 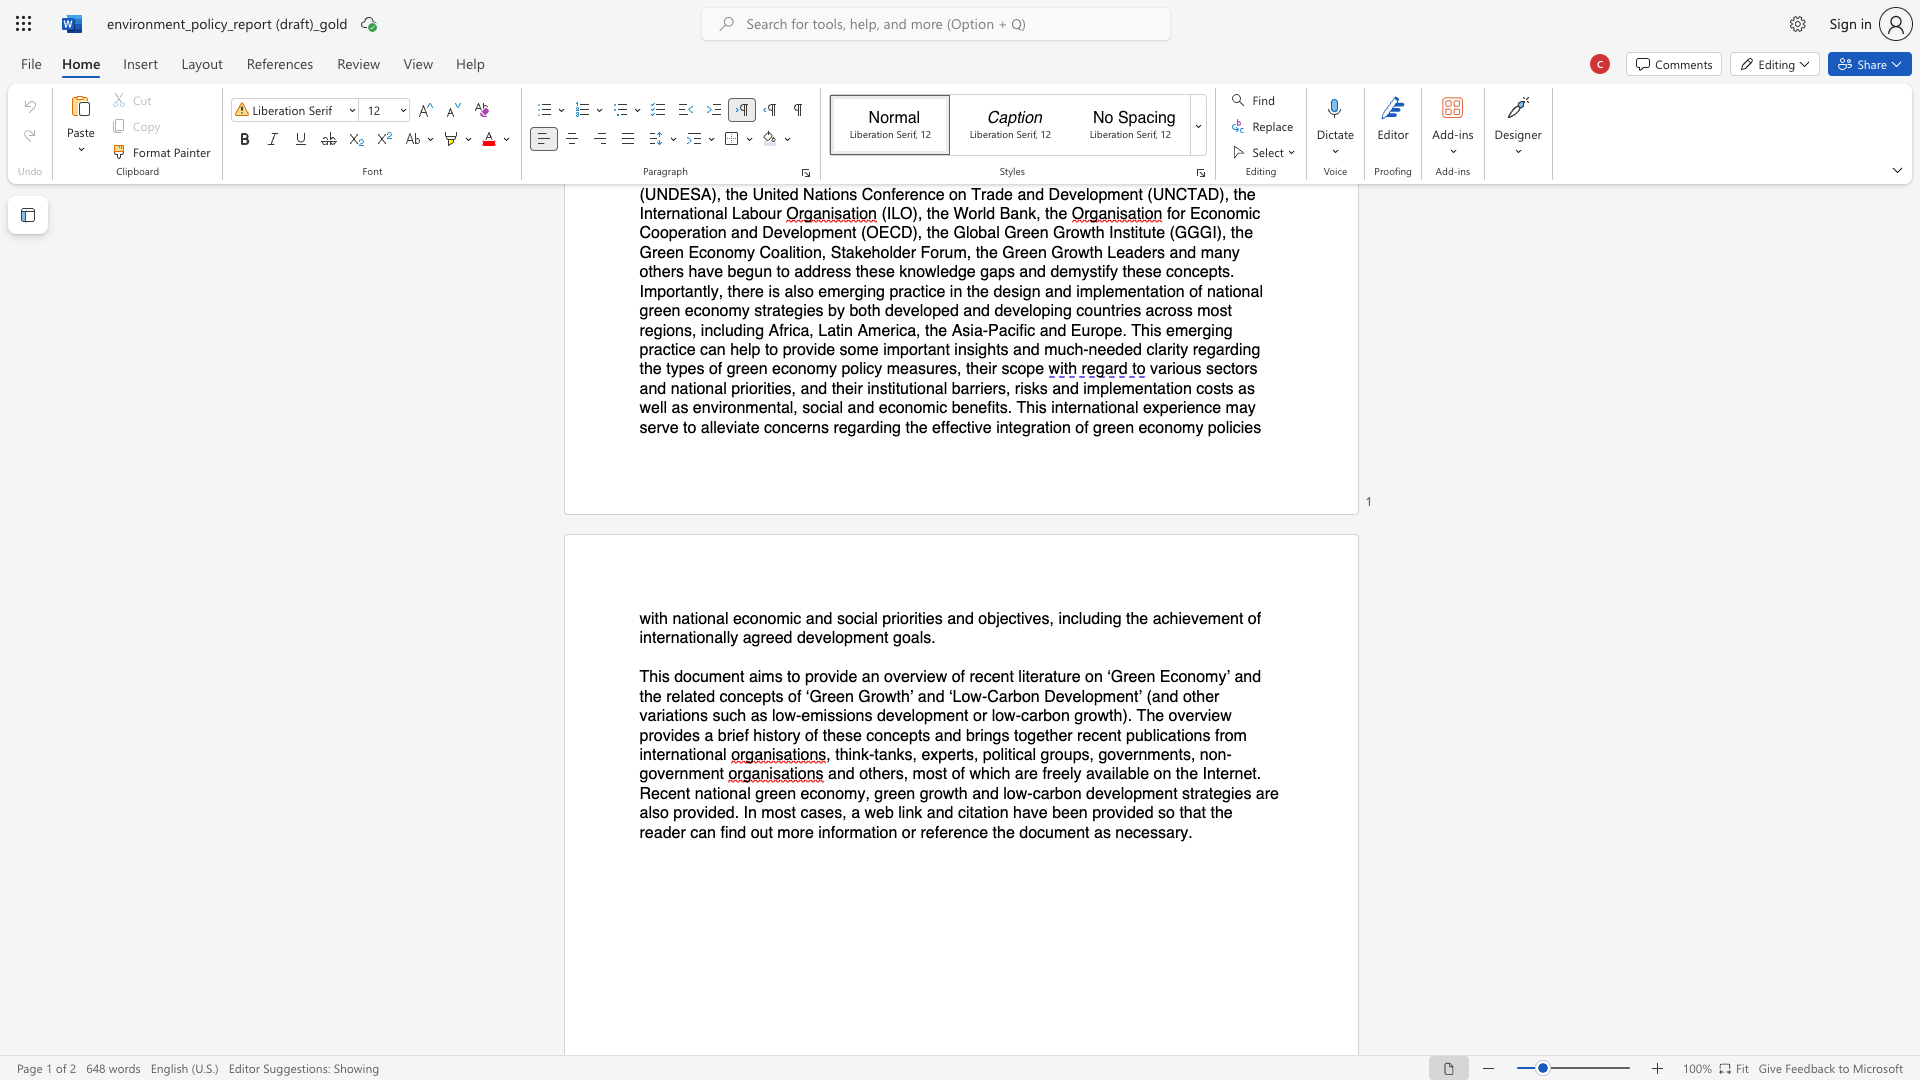 What do you see at coordinates (904, 813) in the screenshot?
I see `the subset text "nk and citation" within the text "and others, most of which are freely available on the Internet. Recent national green economy, green growth and low‐carbon development strategies are also provided. In most cases, a web link and citation have been provided so that the reader can find out more information or reference the"` at bounding box center [904, 813].